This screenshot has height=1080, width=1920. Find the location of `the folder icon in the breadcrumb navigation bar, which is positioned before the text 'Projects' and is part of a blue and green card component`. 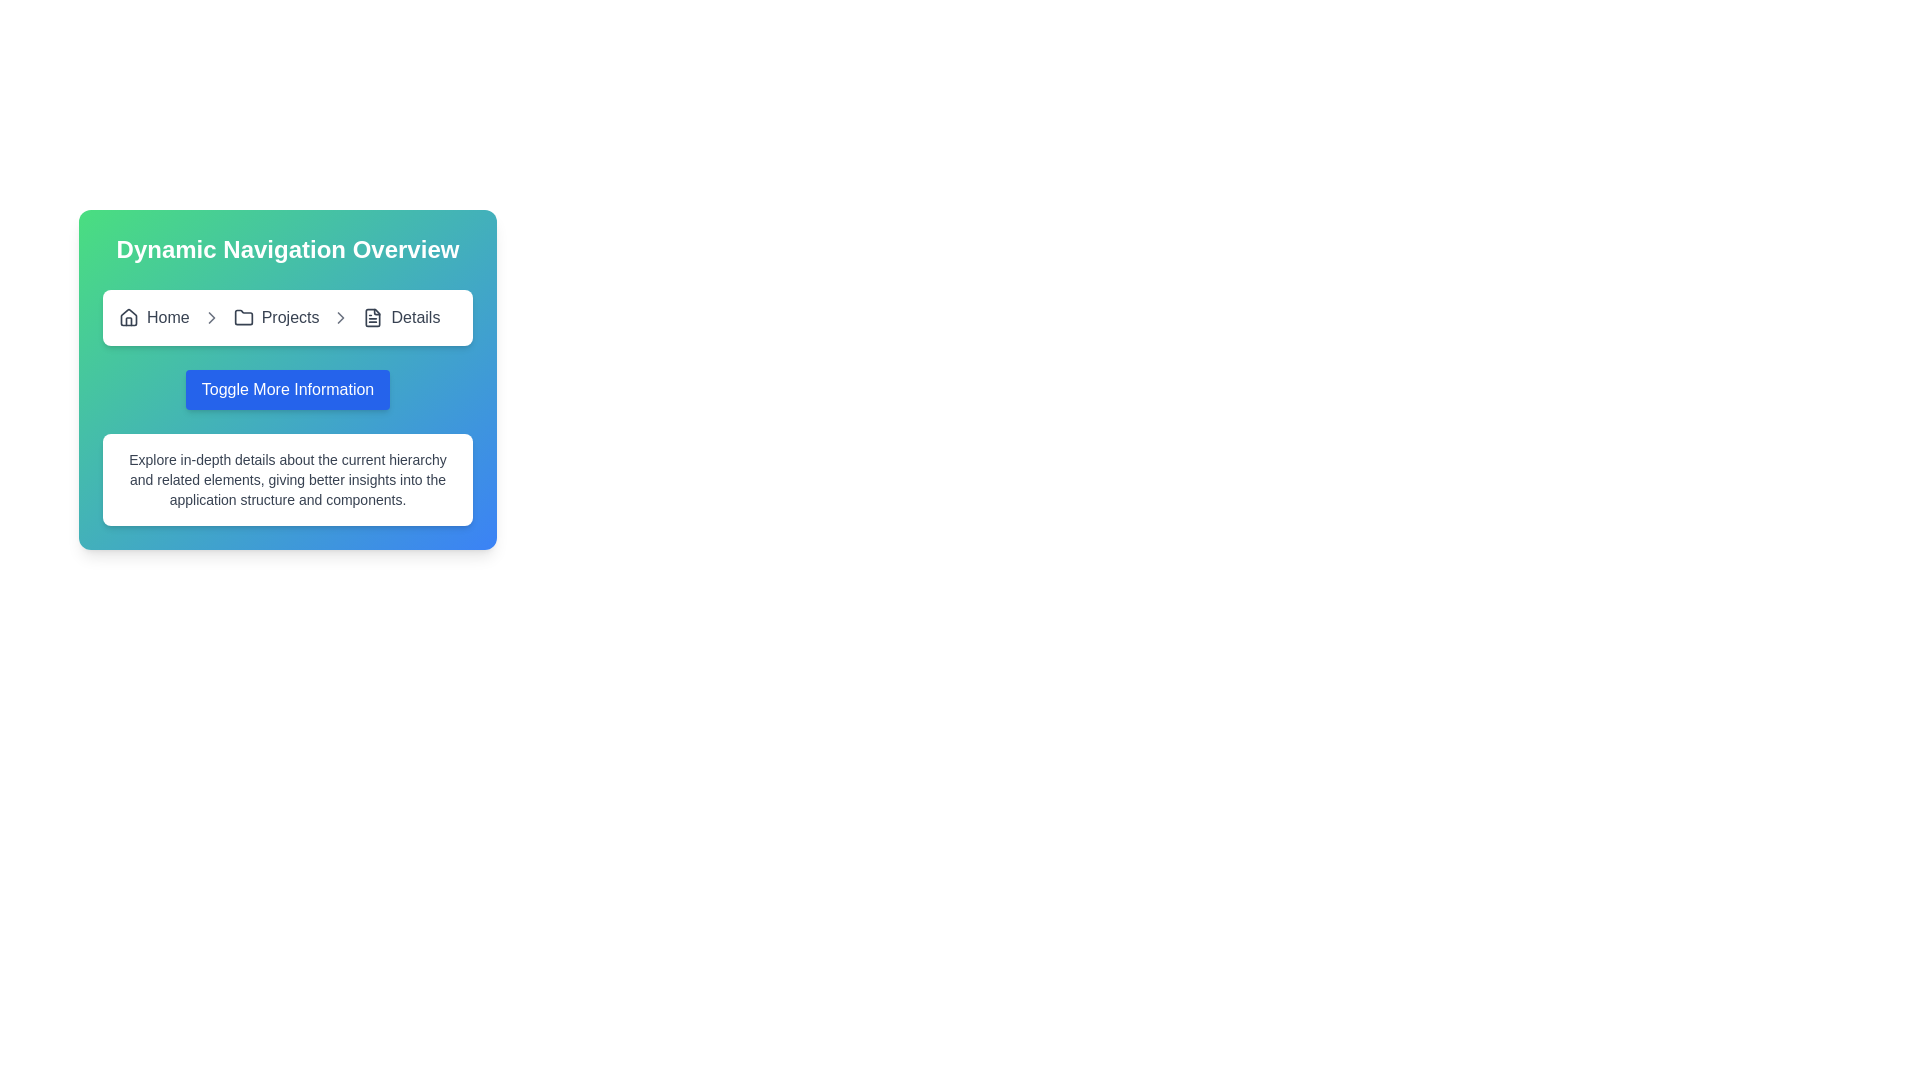

the folder icon in the breadcrumb navigation bar, which is positioned before the text 'Projects' and is part of a blue and green card component is located at coordinates (242, 316).